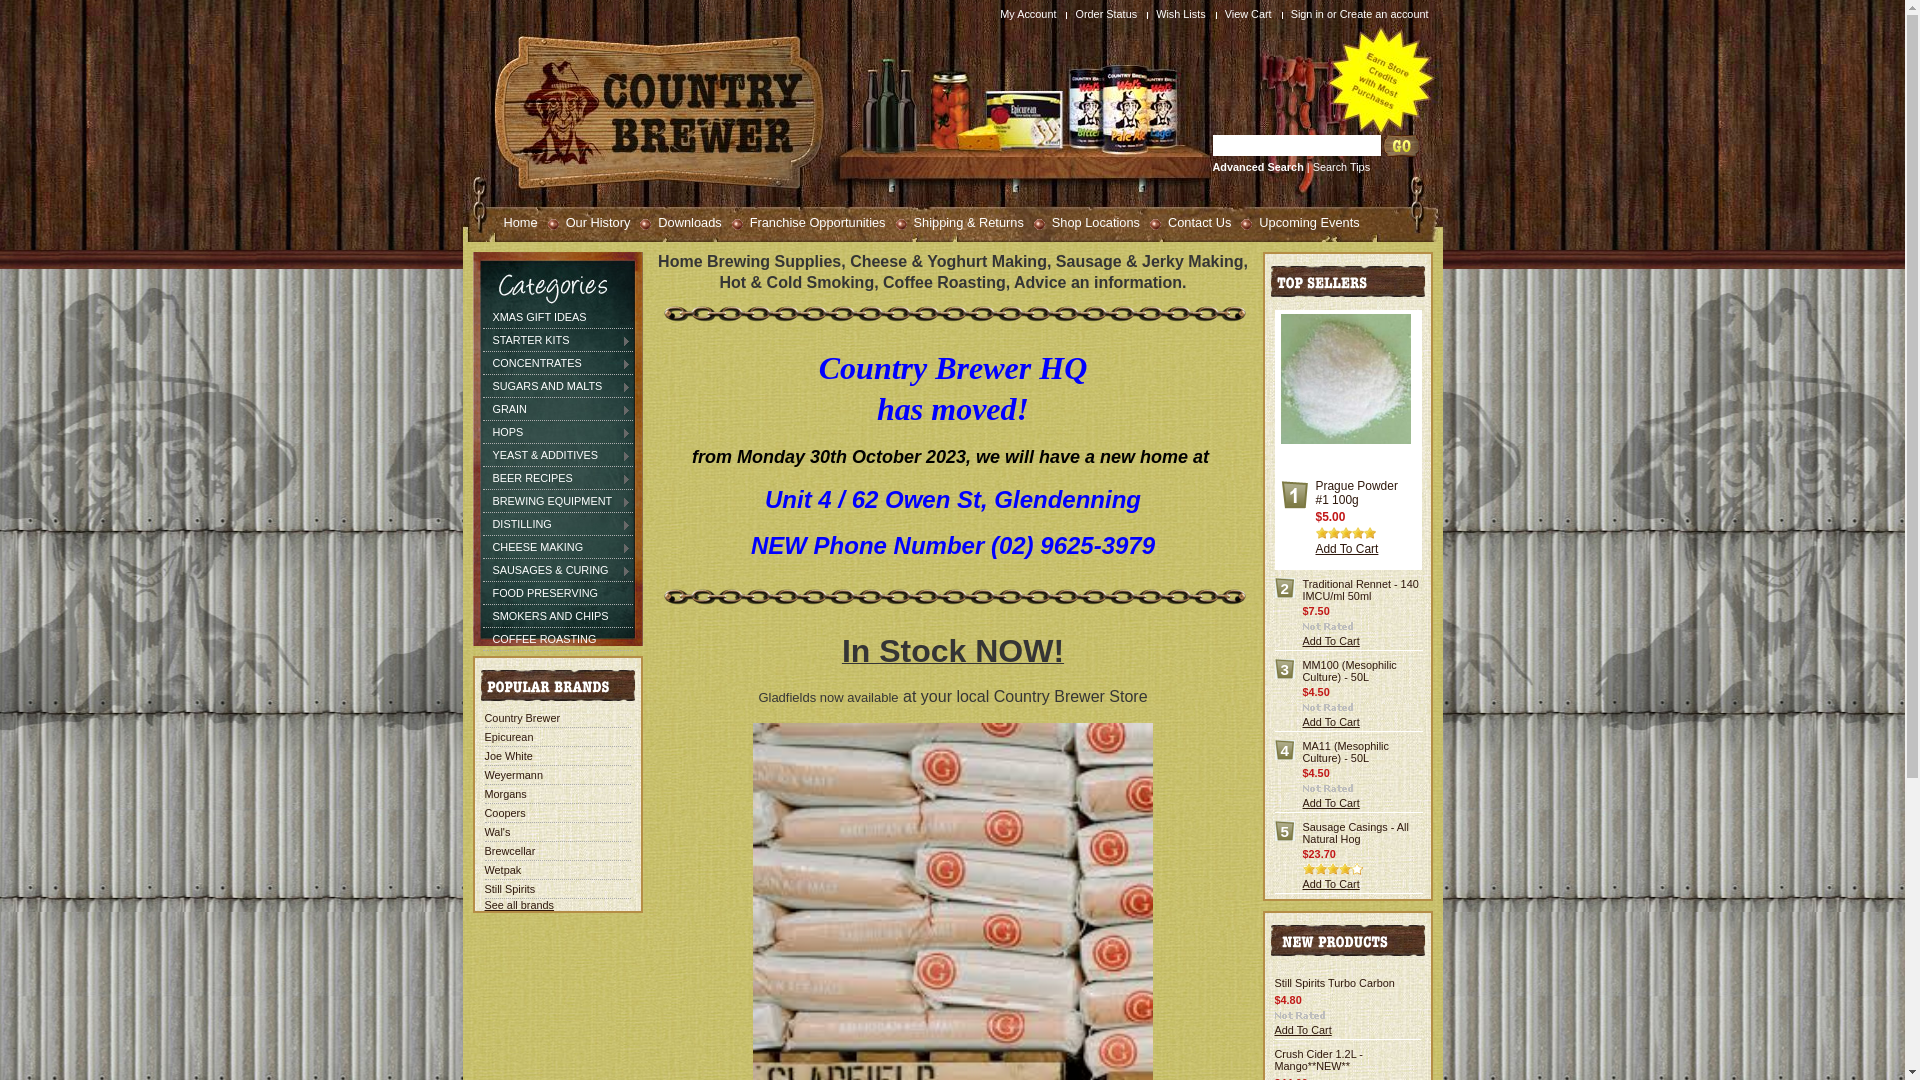 The image size is (1920, 1080). Describe the element at coordinates (485, 221) in the screenshot. I see `'Home'` at that location.